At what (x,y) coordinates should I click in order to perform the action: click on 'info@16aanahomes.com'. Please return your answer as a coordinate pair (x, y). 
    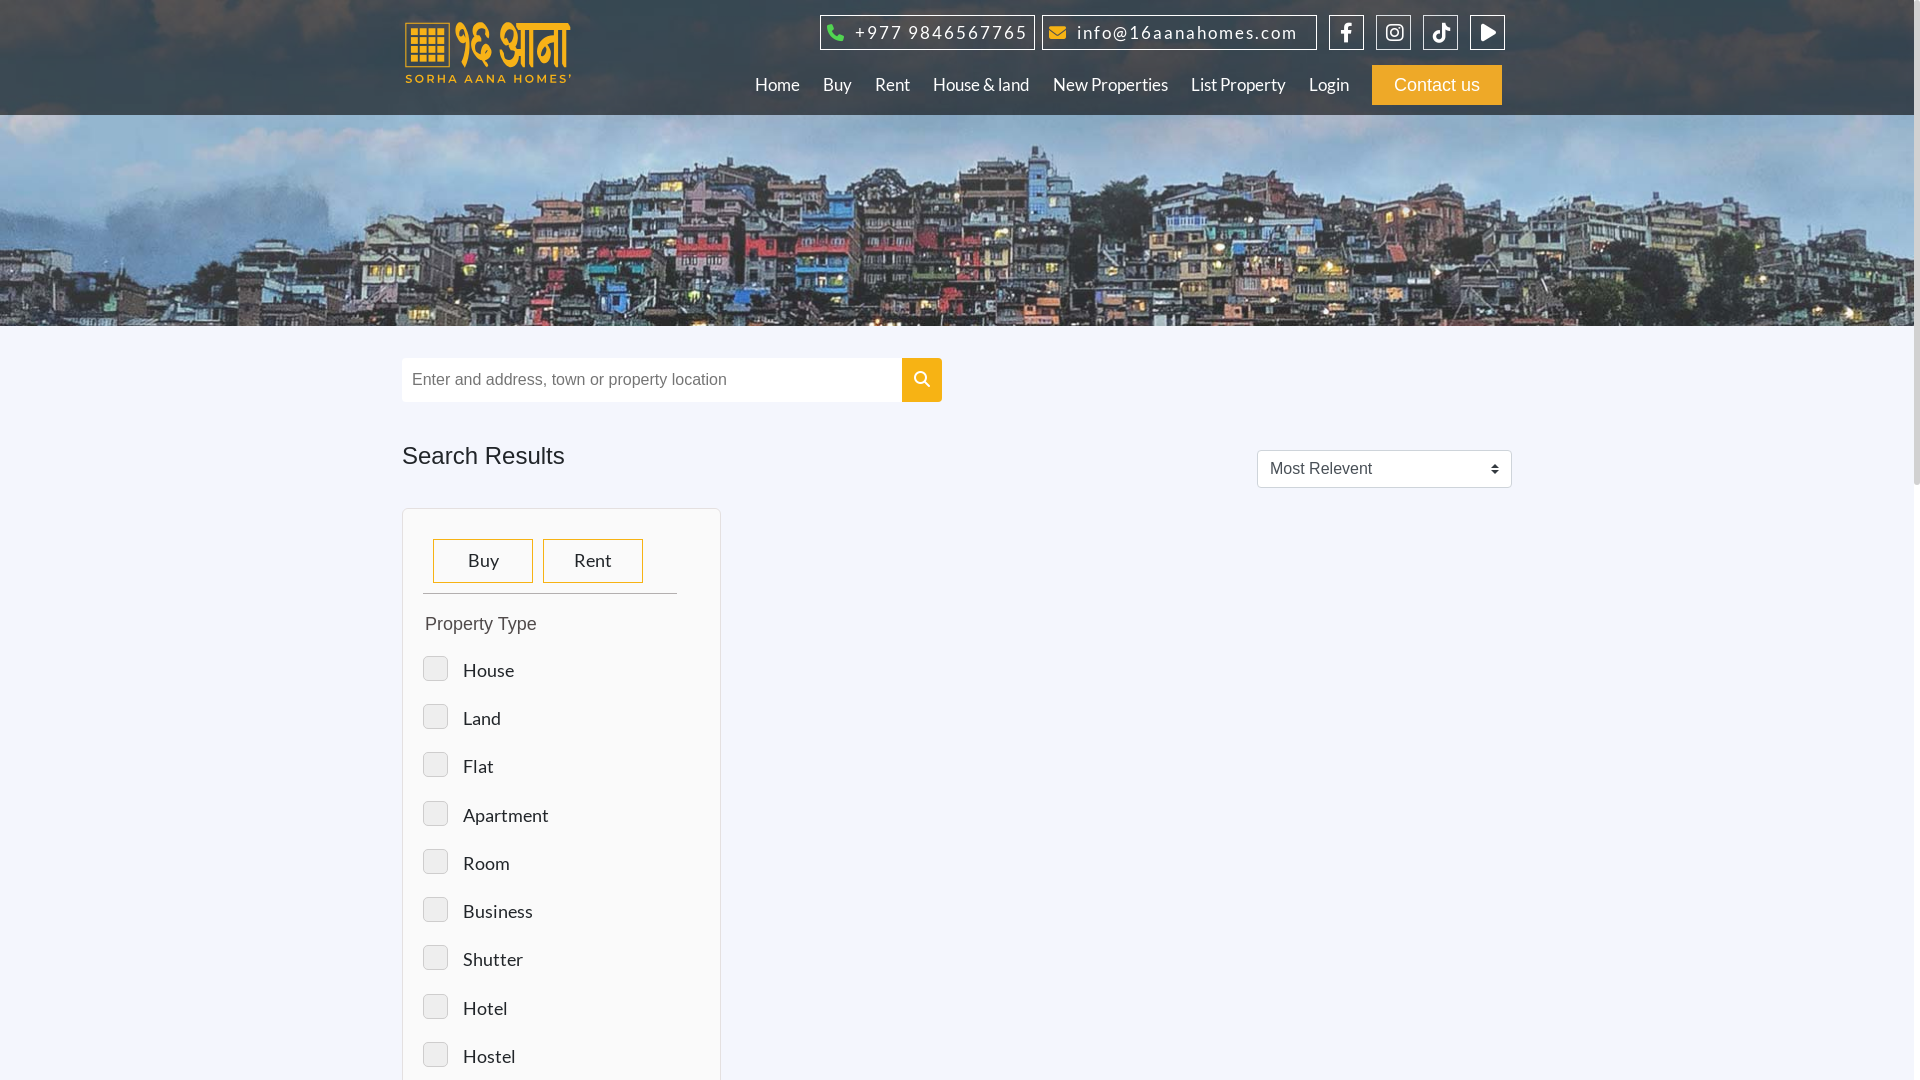
    Looking at the image, I should click on (1170, 30).